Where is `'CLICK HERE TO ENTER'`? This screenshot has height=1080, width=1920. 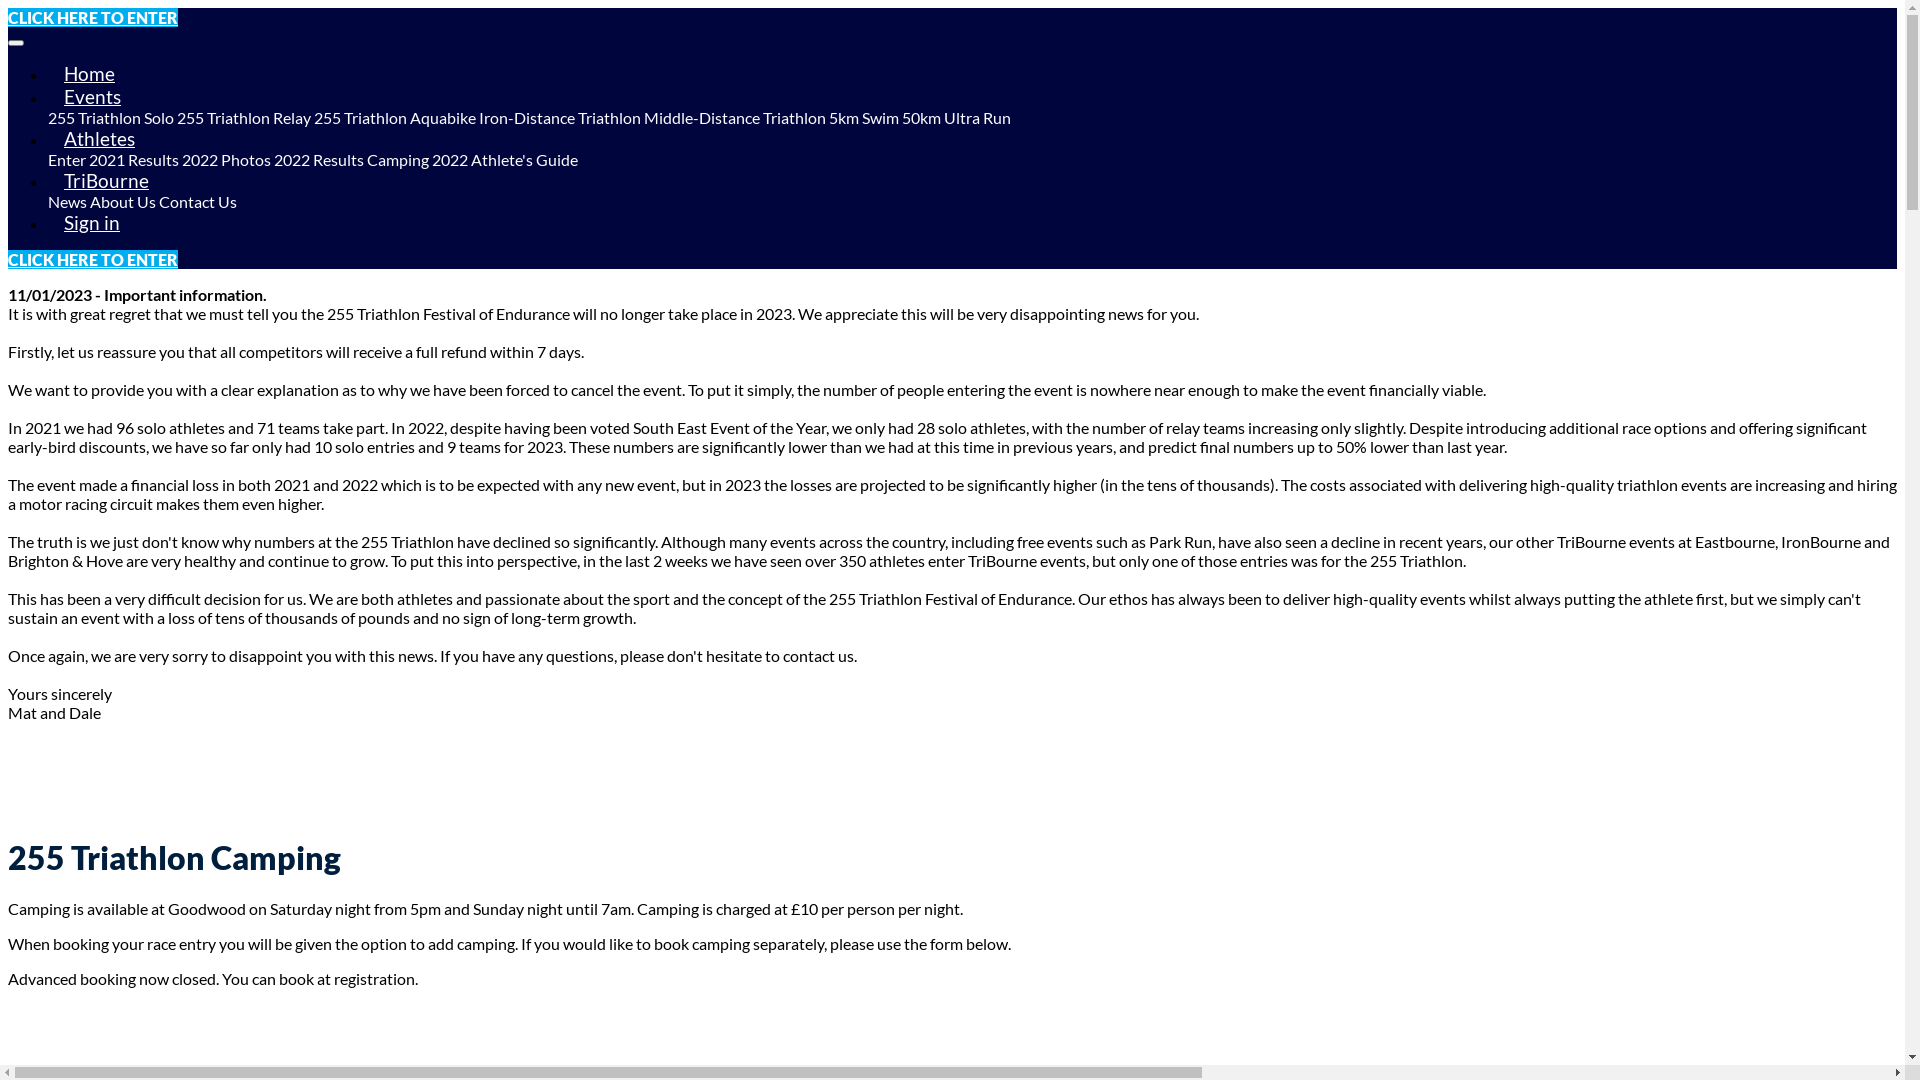
'CLICK HERE TO ENTER' is located at coordinates (8, 17).